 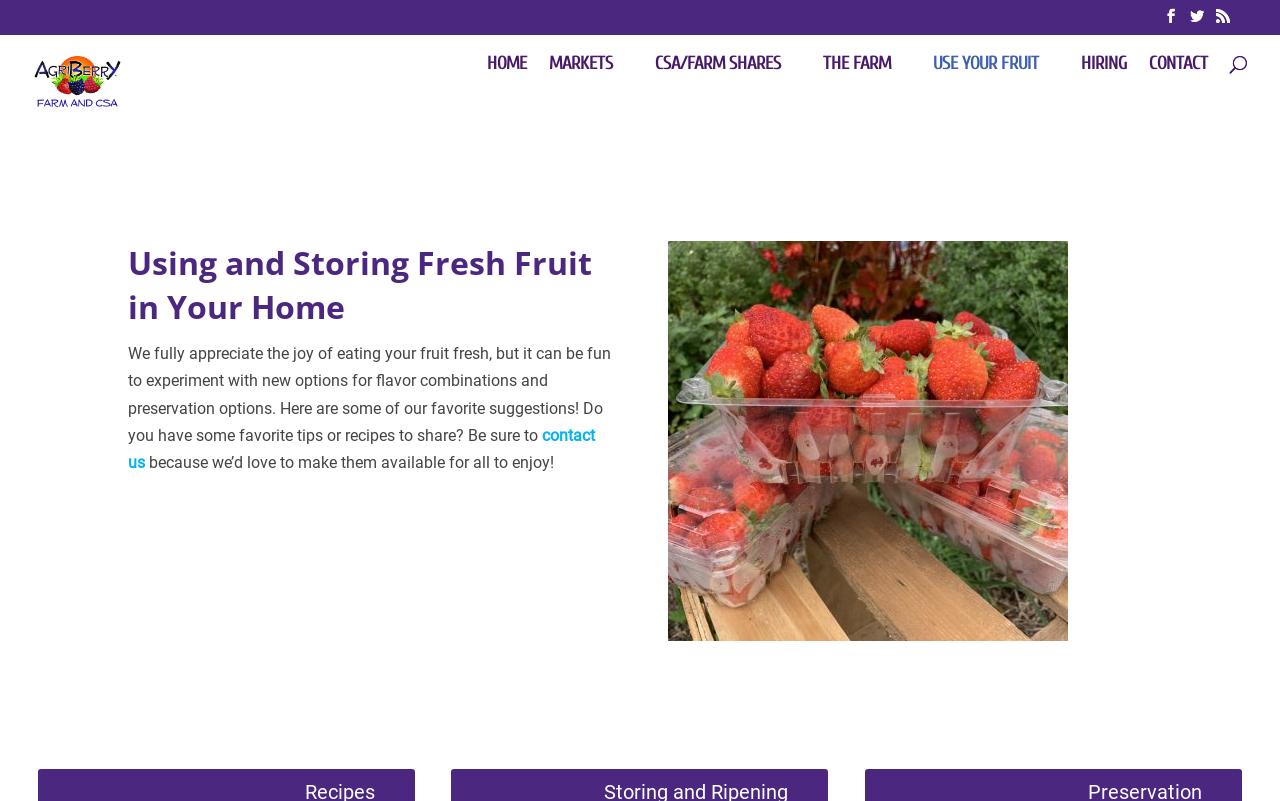 I want to click on 'Annapolis', so click(x=695, y=464).